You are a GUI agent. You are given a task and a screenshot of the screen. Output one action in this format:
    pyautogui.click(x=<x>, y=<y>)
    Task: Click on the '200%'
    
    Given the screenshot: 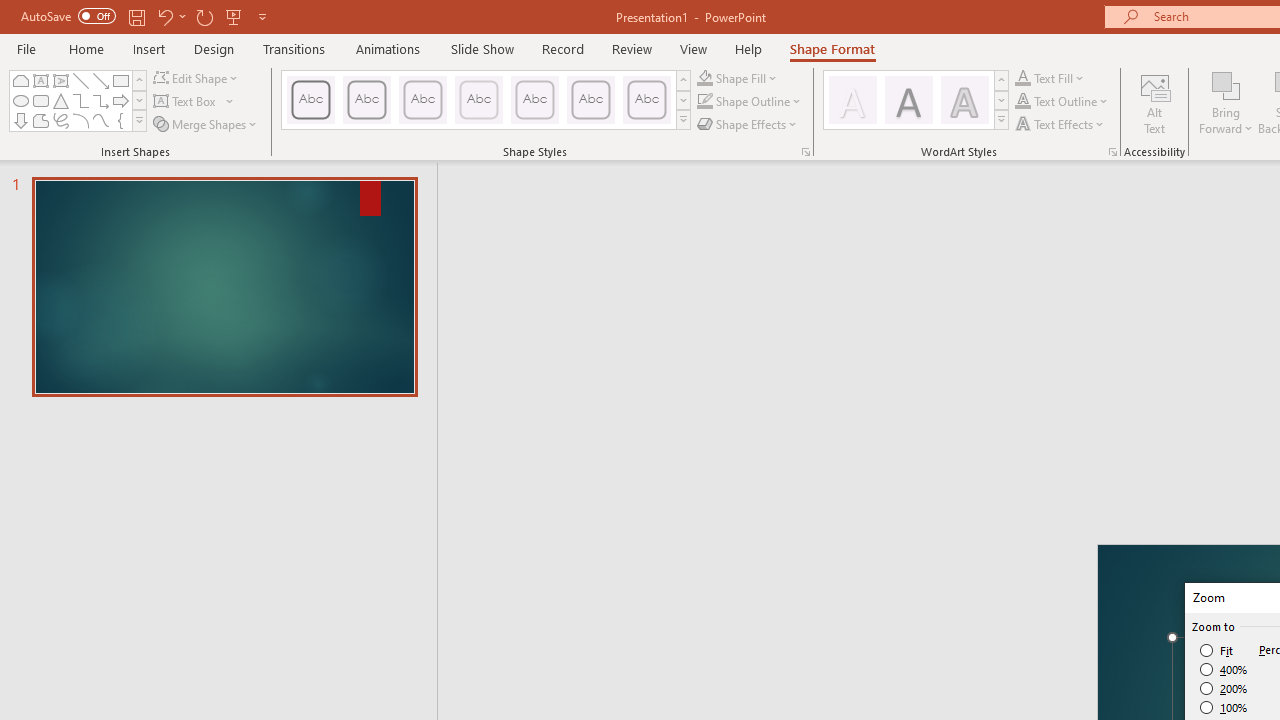 What is the action you would take?
    pyautogui.click(x=1223, y=688)
    